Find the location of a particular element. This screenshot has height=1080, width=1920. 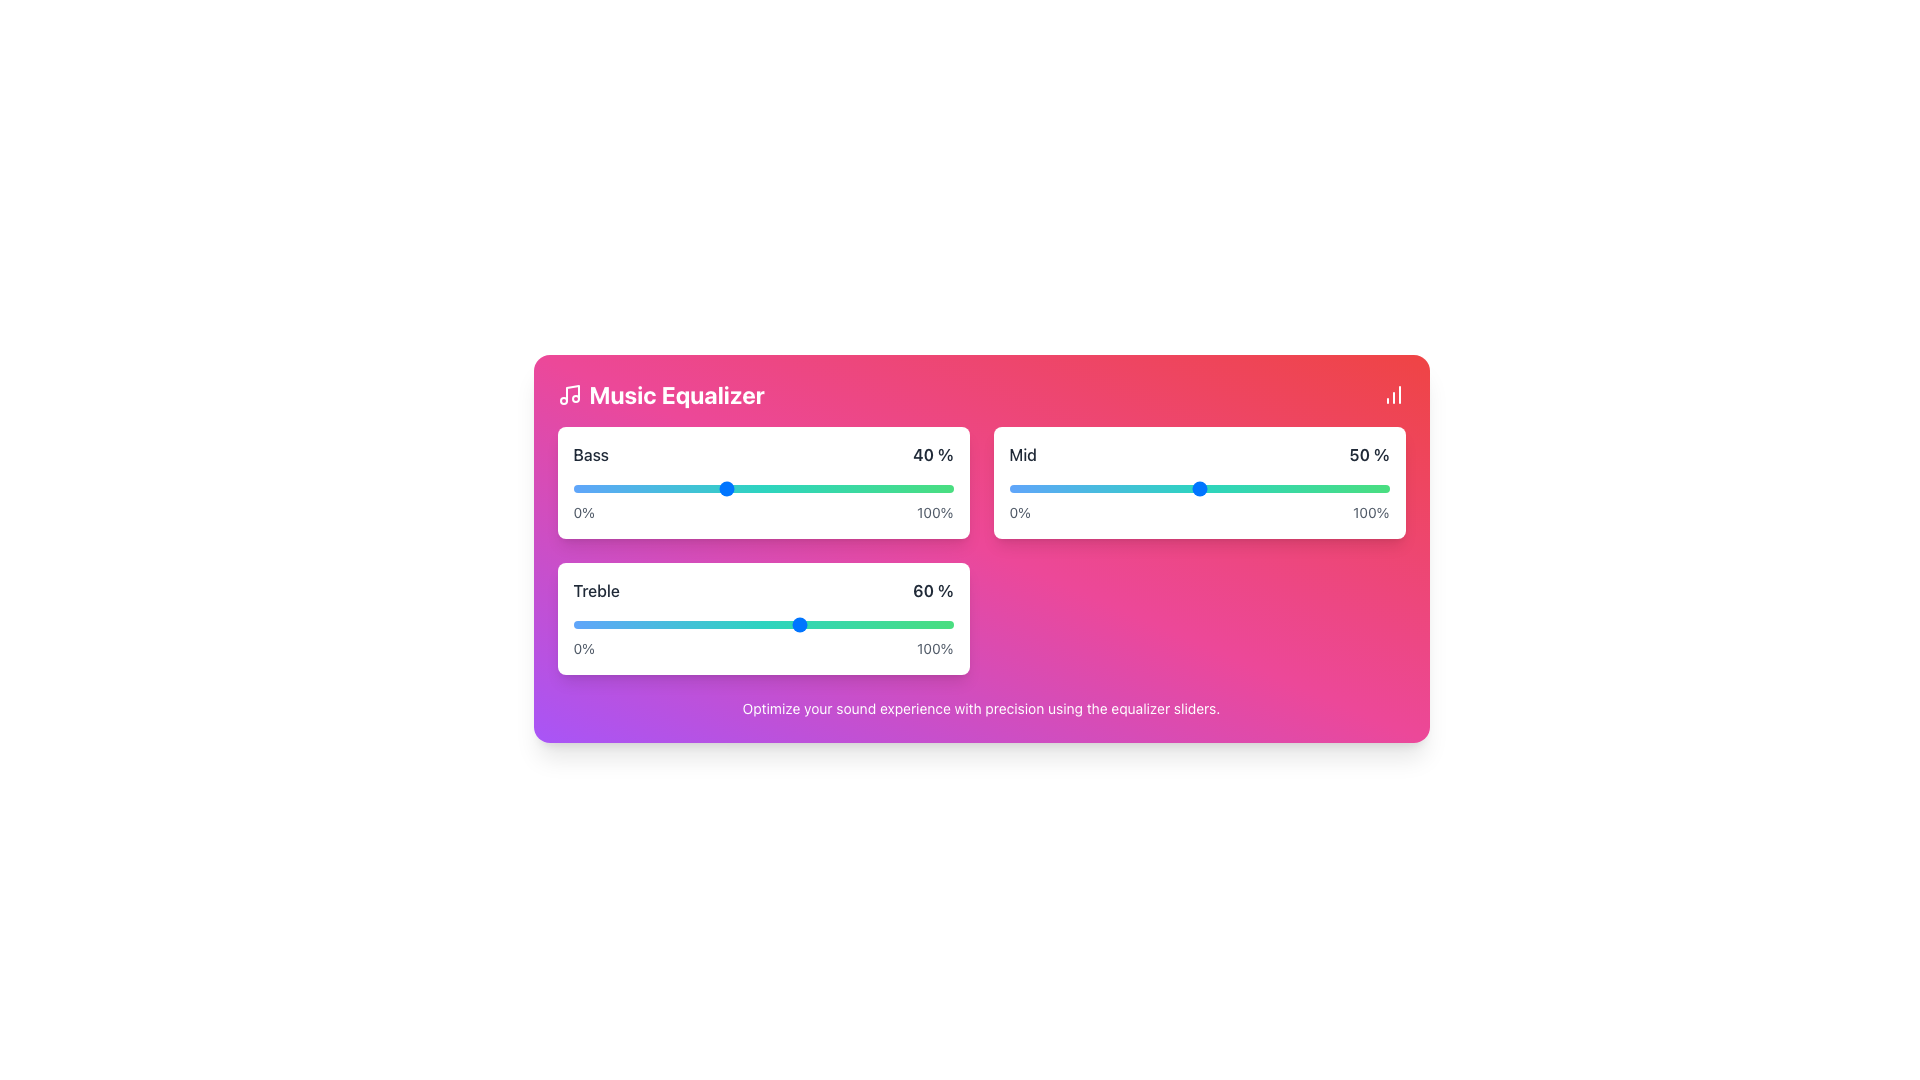

the leftmost icon representing the 'Music Equalizer' functionality in the header section is located at coordinates (568, 394).